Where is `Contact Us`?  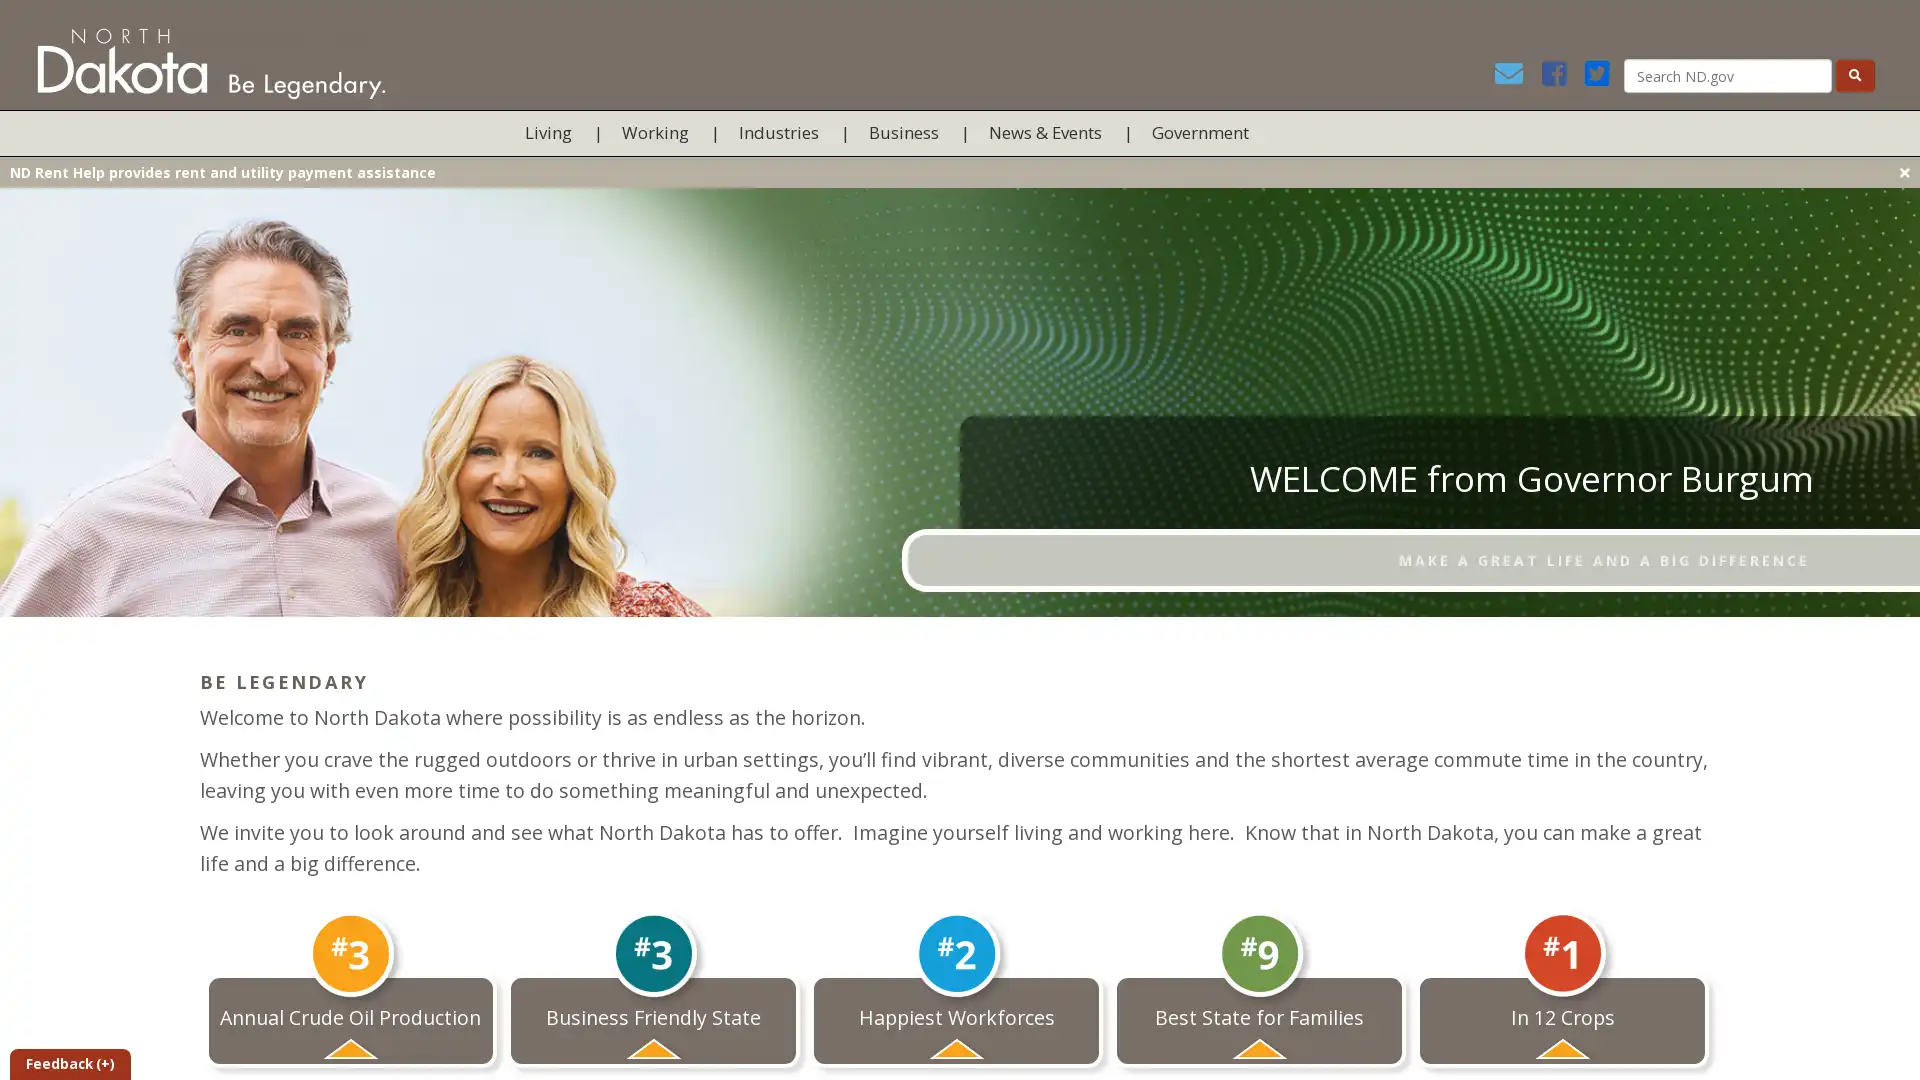
Contact Us is located at coordinates (1515, 77).